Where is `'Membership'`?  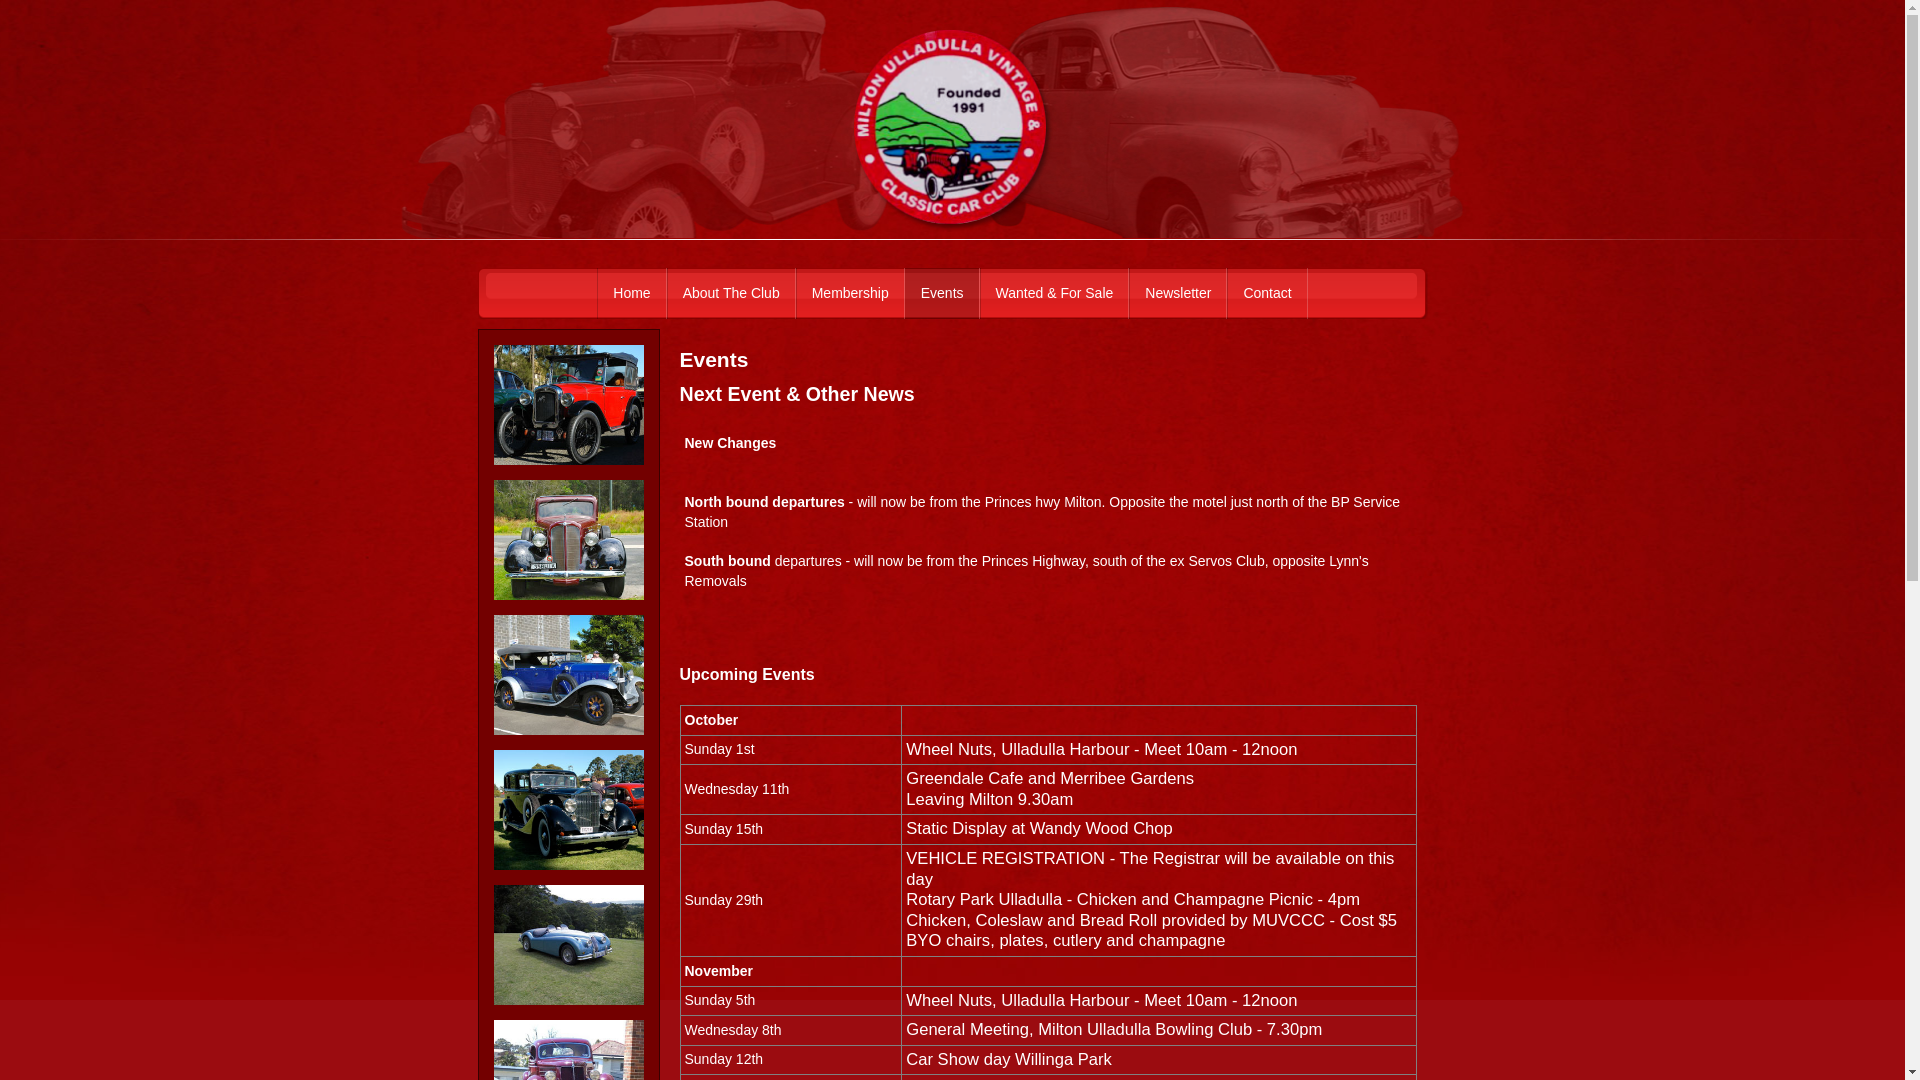 'Membership' is located at coordinates (850, 293).